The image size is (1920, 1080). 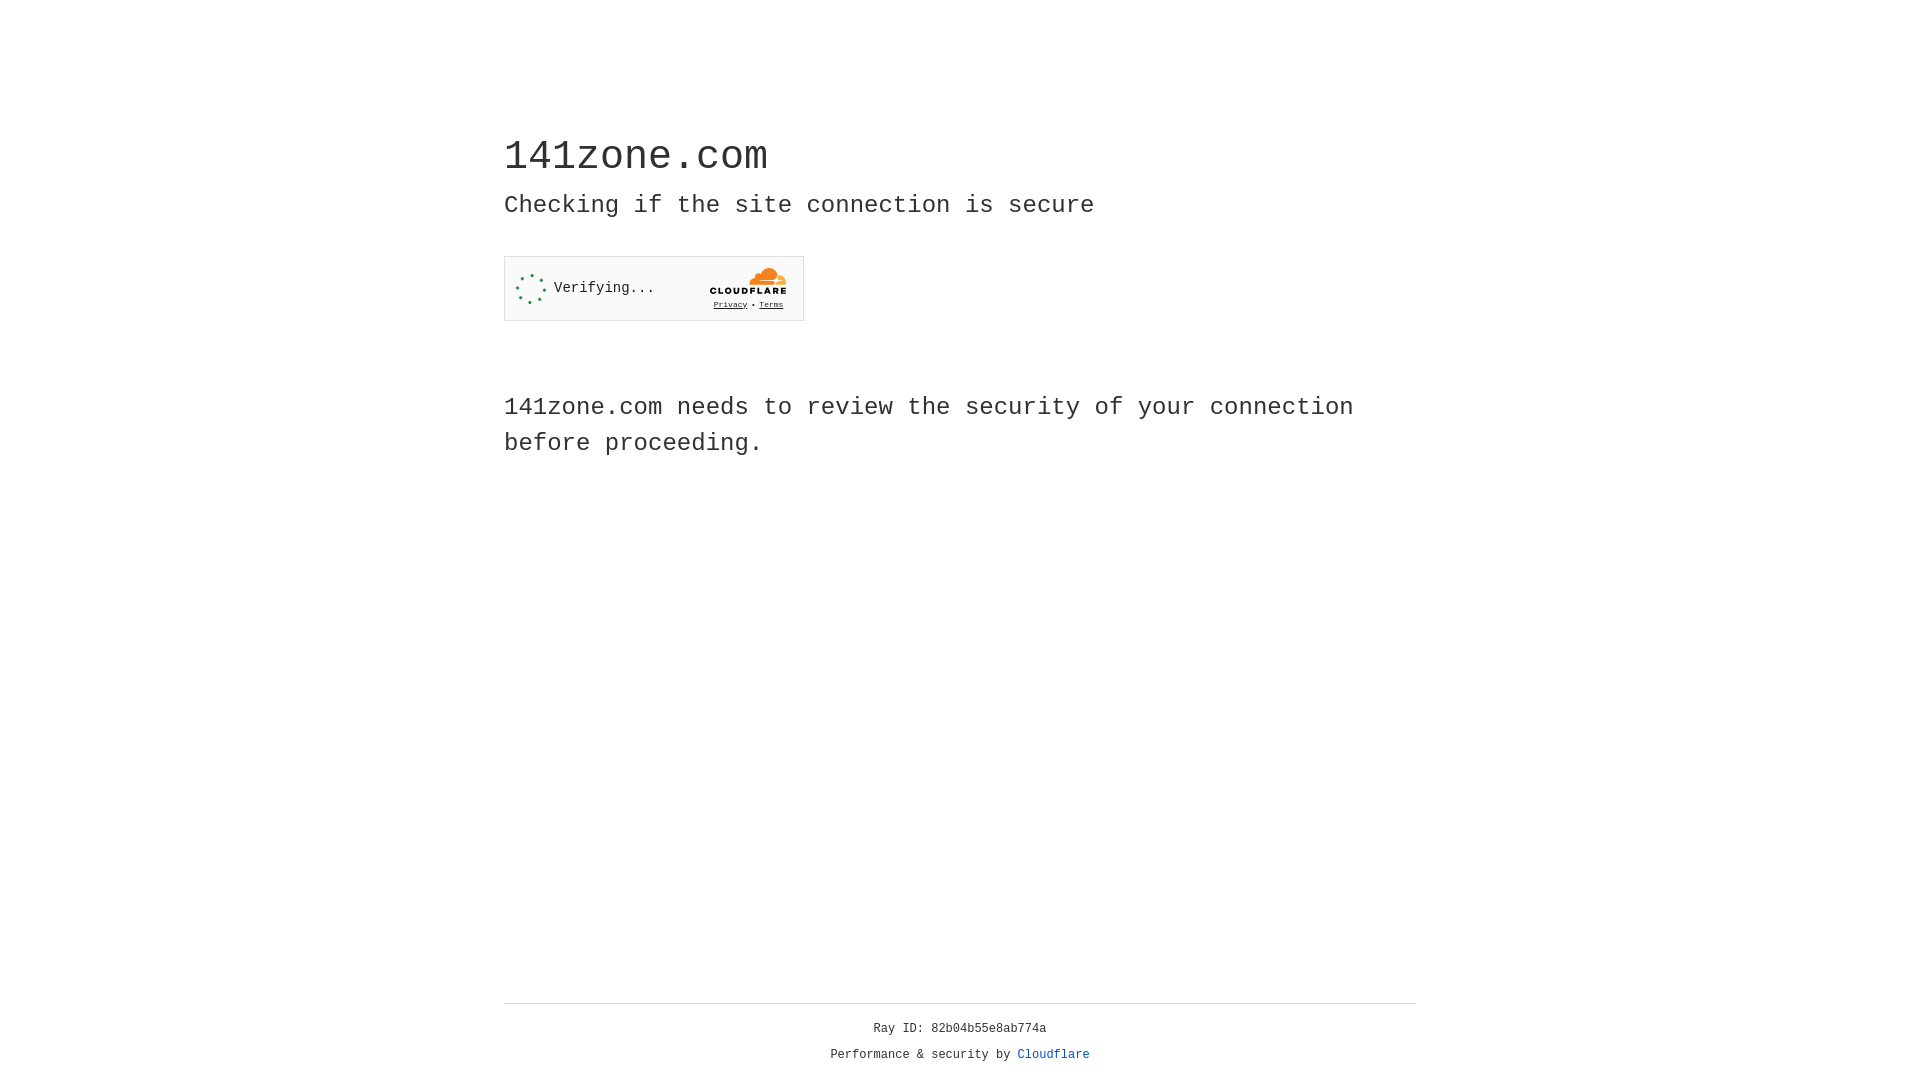 I want to click on 'Widget containing a Cloudflare security challenge', so click(x=653, y=288).